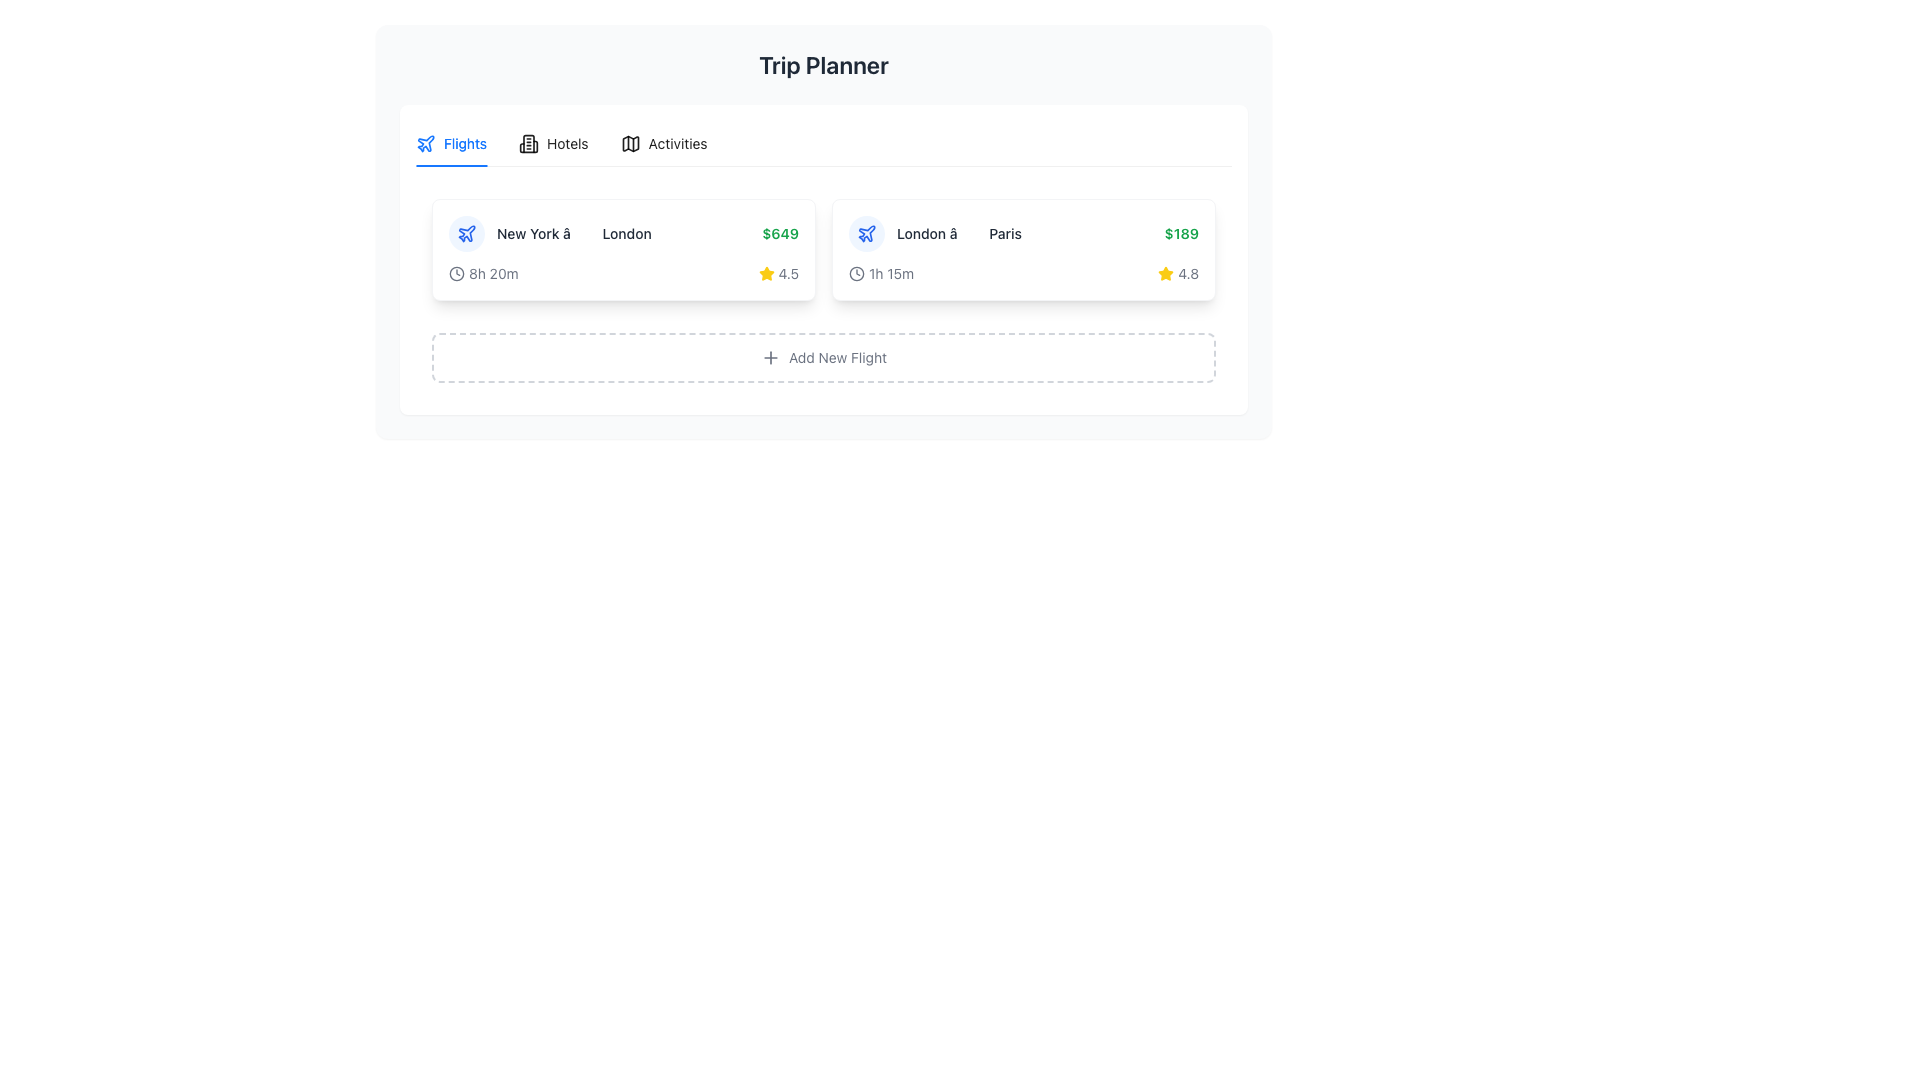  I want to click on the text label displaying the number '4.8' in bold, dark font, which is located next to a yellow star icon on the second card, so click(1188, 273).